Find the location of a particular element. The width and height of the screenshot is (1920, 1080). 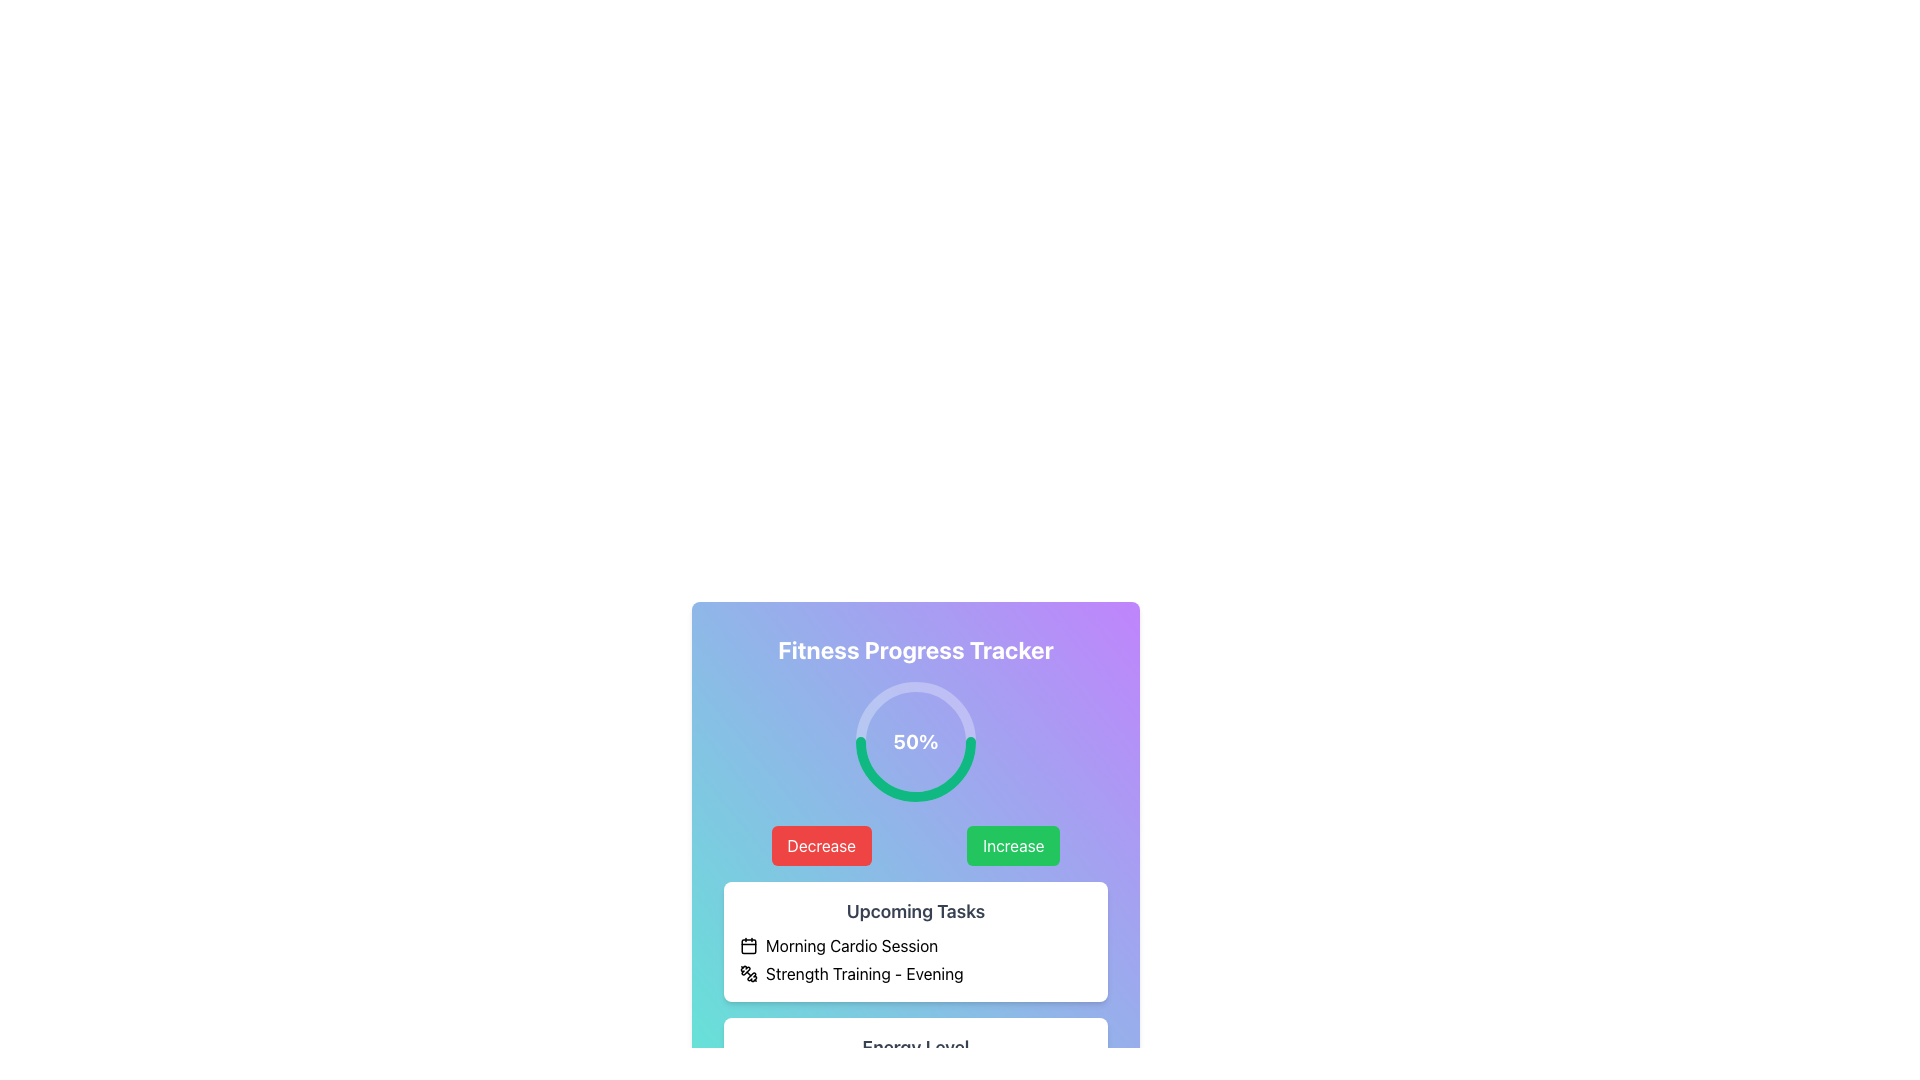

the static text element labeled 'Strength Training - Evening' with a dumbbell icon, which is the second item in the 'Upcoming Tasks' list is located at coordinates (915, 973).